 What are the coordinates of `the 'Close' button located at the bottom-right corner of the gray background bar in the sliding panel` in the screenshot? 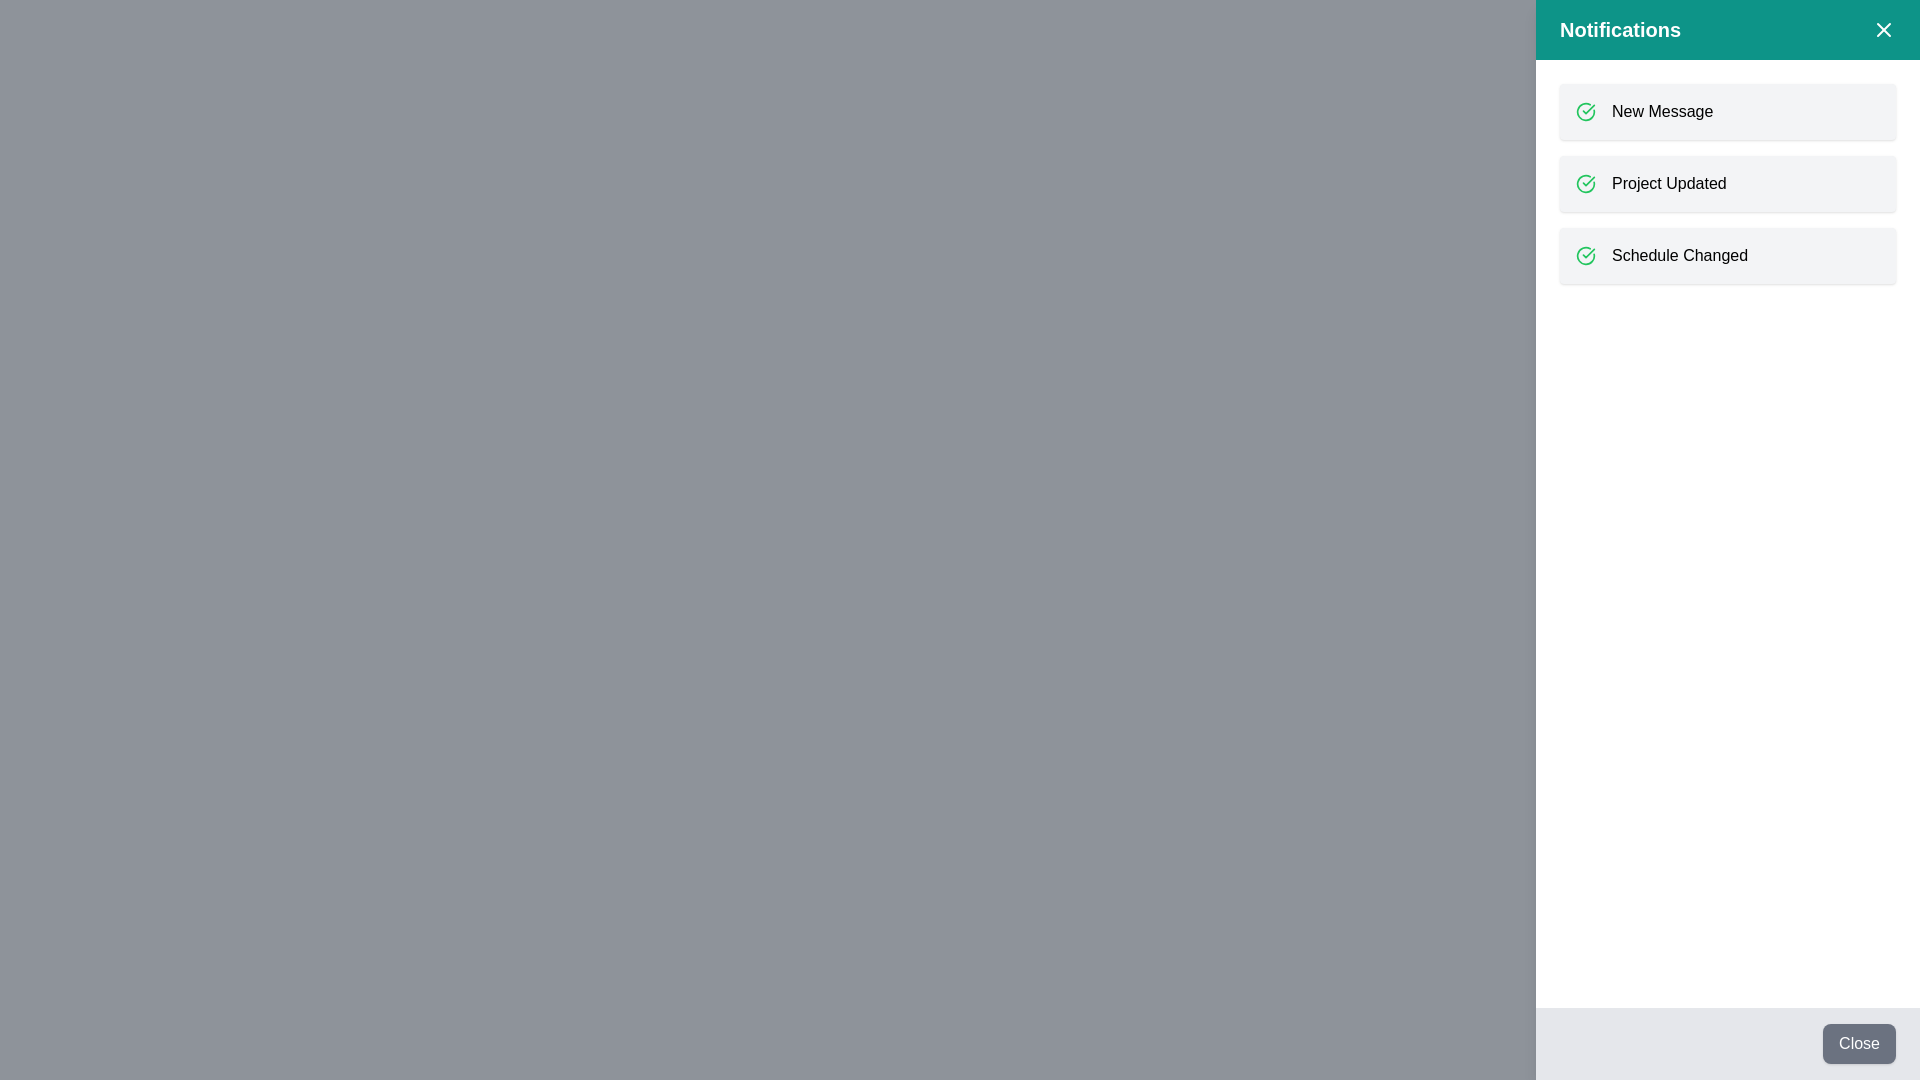 It's located at (1858, 1043).